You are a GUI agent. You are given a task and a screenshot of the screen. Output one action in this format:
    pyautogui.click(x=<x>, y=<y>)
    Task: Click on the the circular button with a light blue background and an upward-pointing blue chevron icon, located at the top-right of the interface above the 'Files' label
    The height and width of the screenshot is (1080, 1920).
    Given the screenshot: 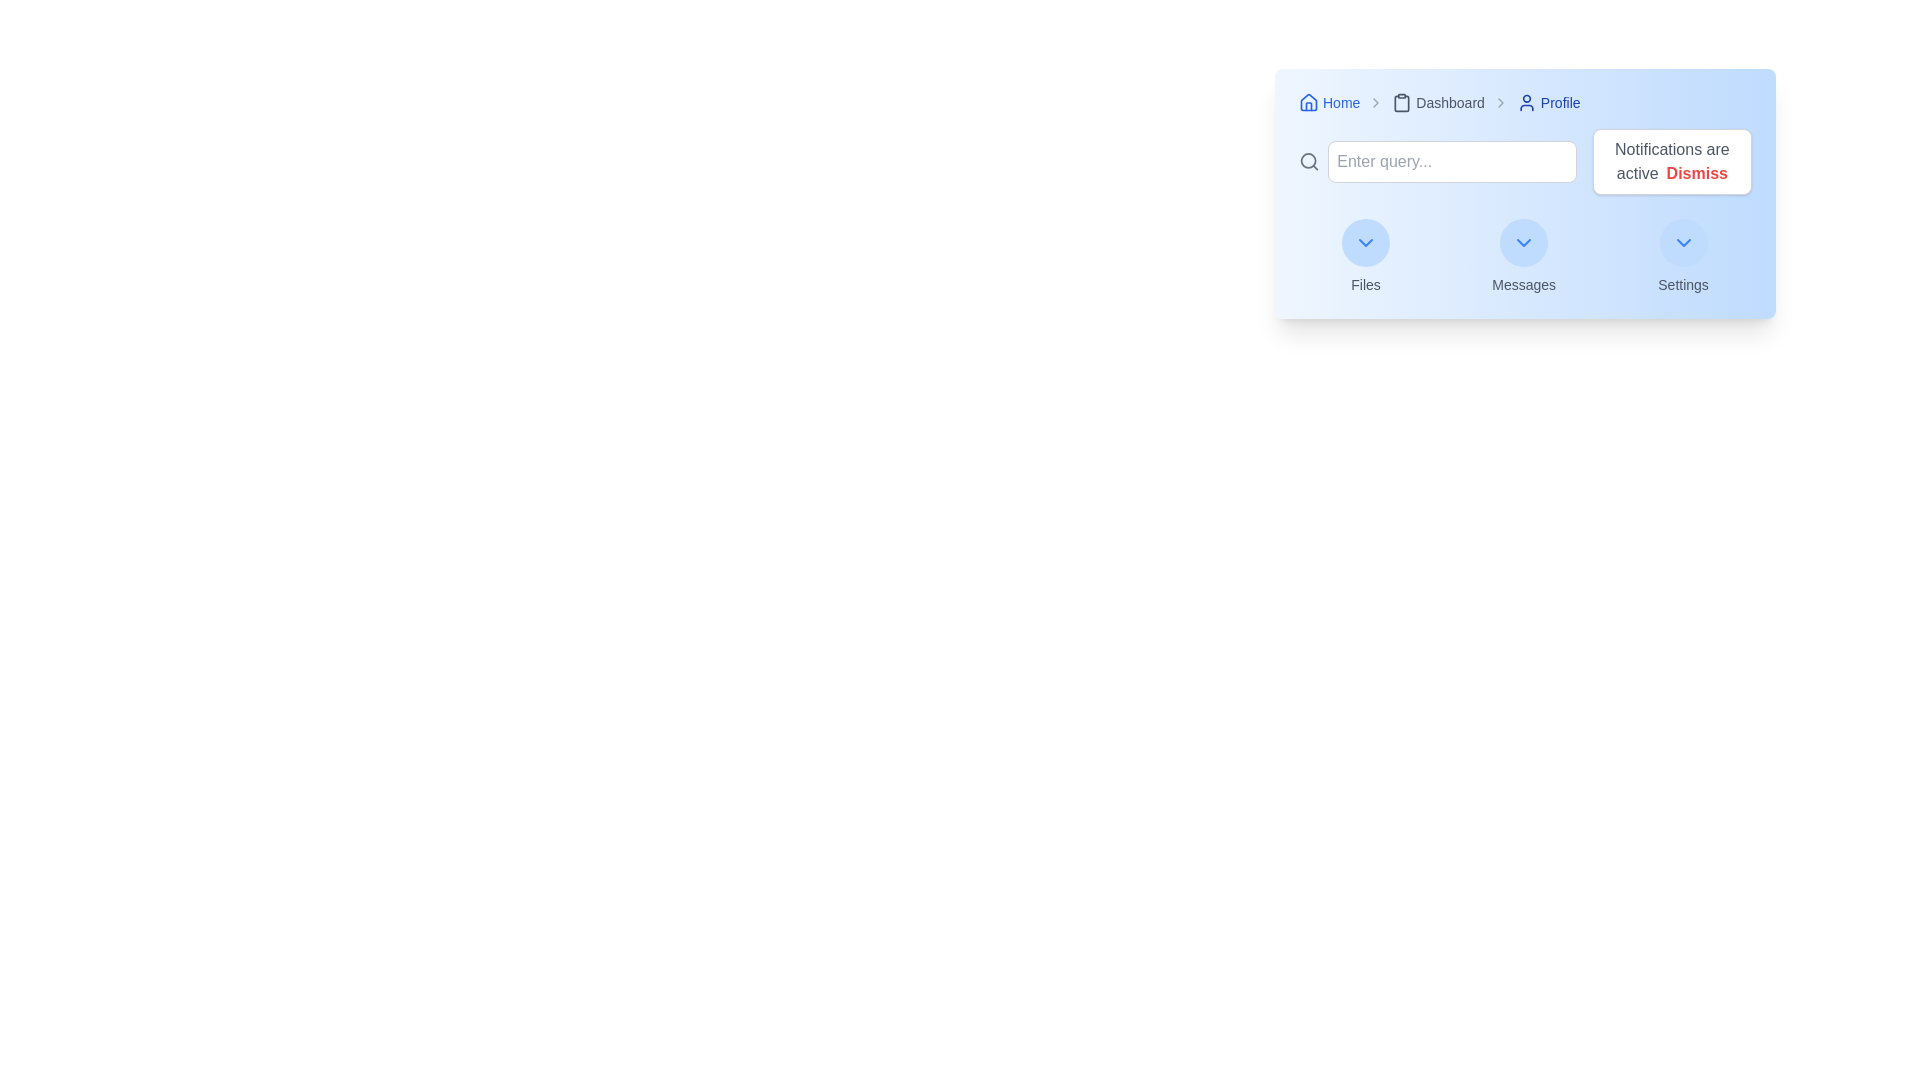 What is the action you would take?
    pyautogui.click(x=1365, y=242)
    